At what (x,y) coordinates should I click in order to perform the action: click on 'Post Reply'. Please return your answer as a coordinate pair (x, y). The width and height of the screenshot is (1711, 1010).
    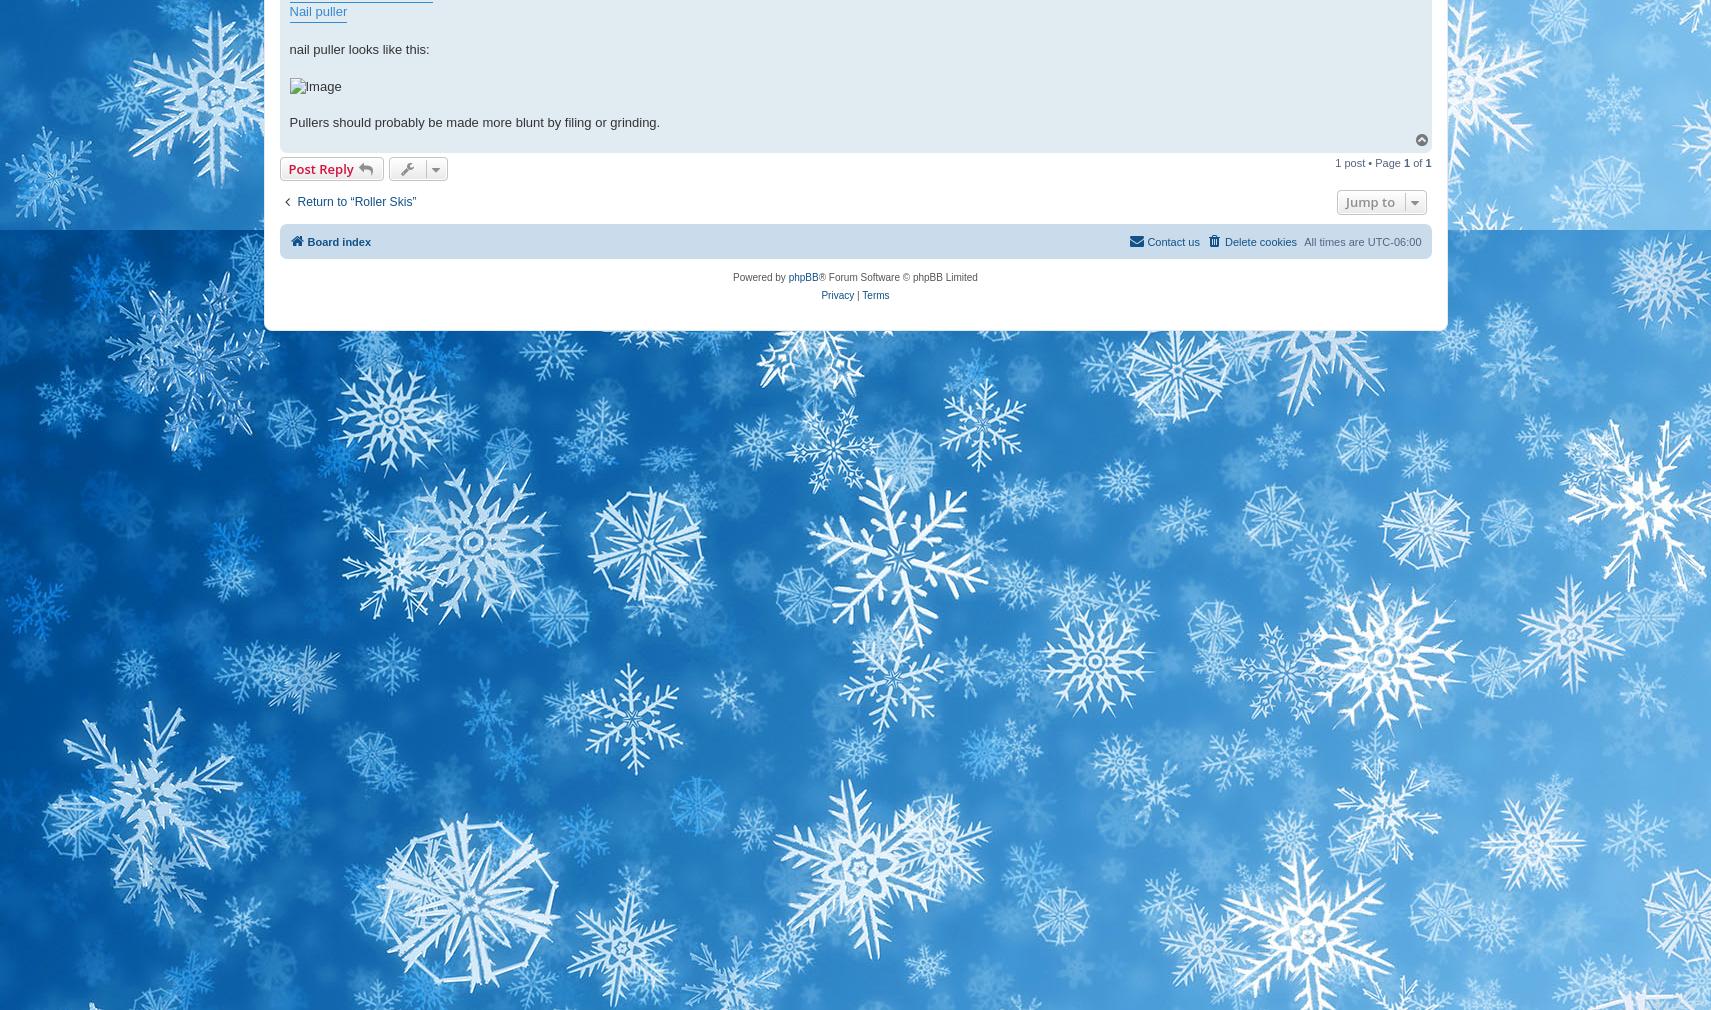
    Looking at the image, I should click on (320, 167).